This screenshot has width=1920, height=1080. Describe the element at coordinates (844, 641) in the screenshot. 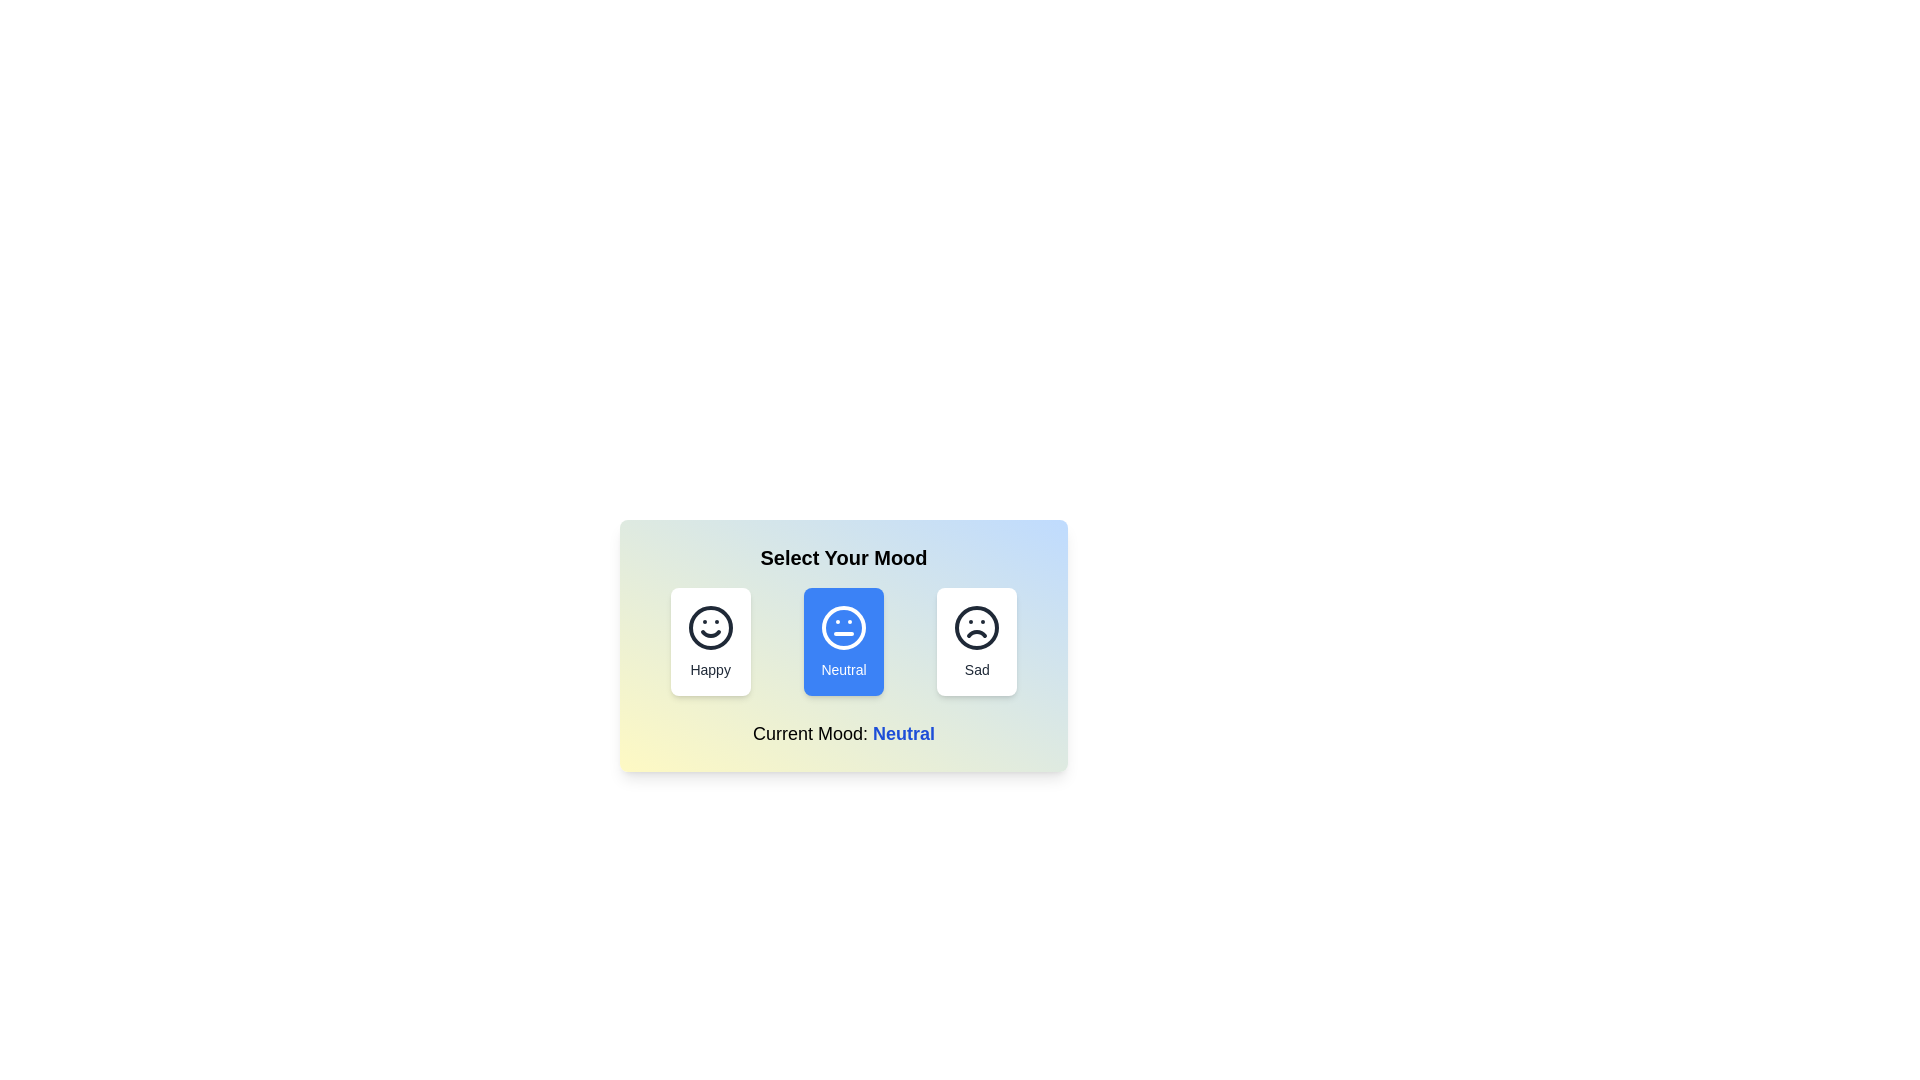

I see `the mood button corresponding to Neutral` at that location.